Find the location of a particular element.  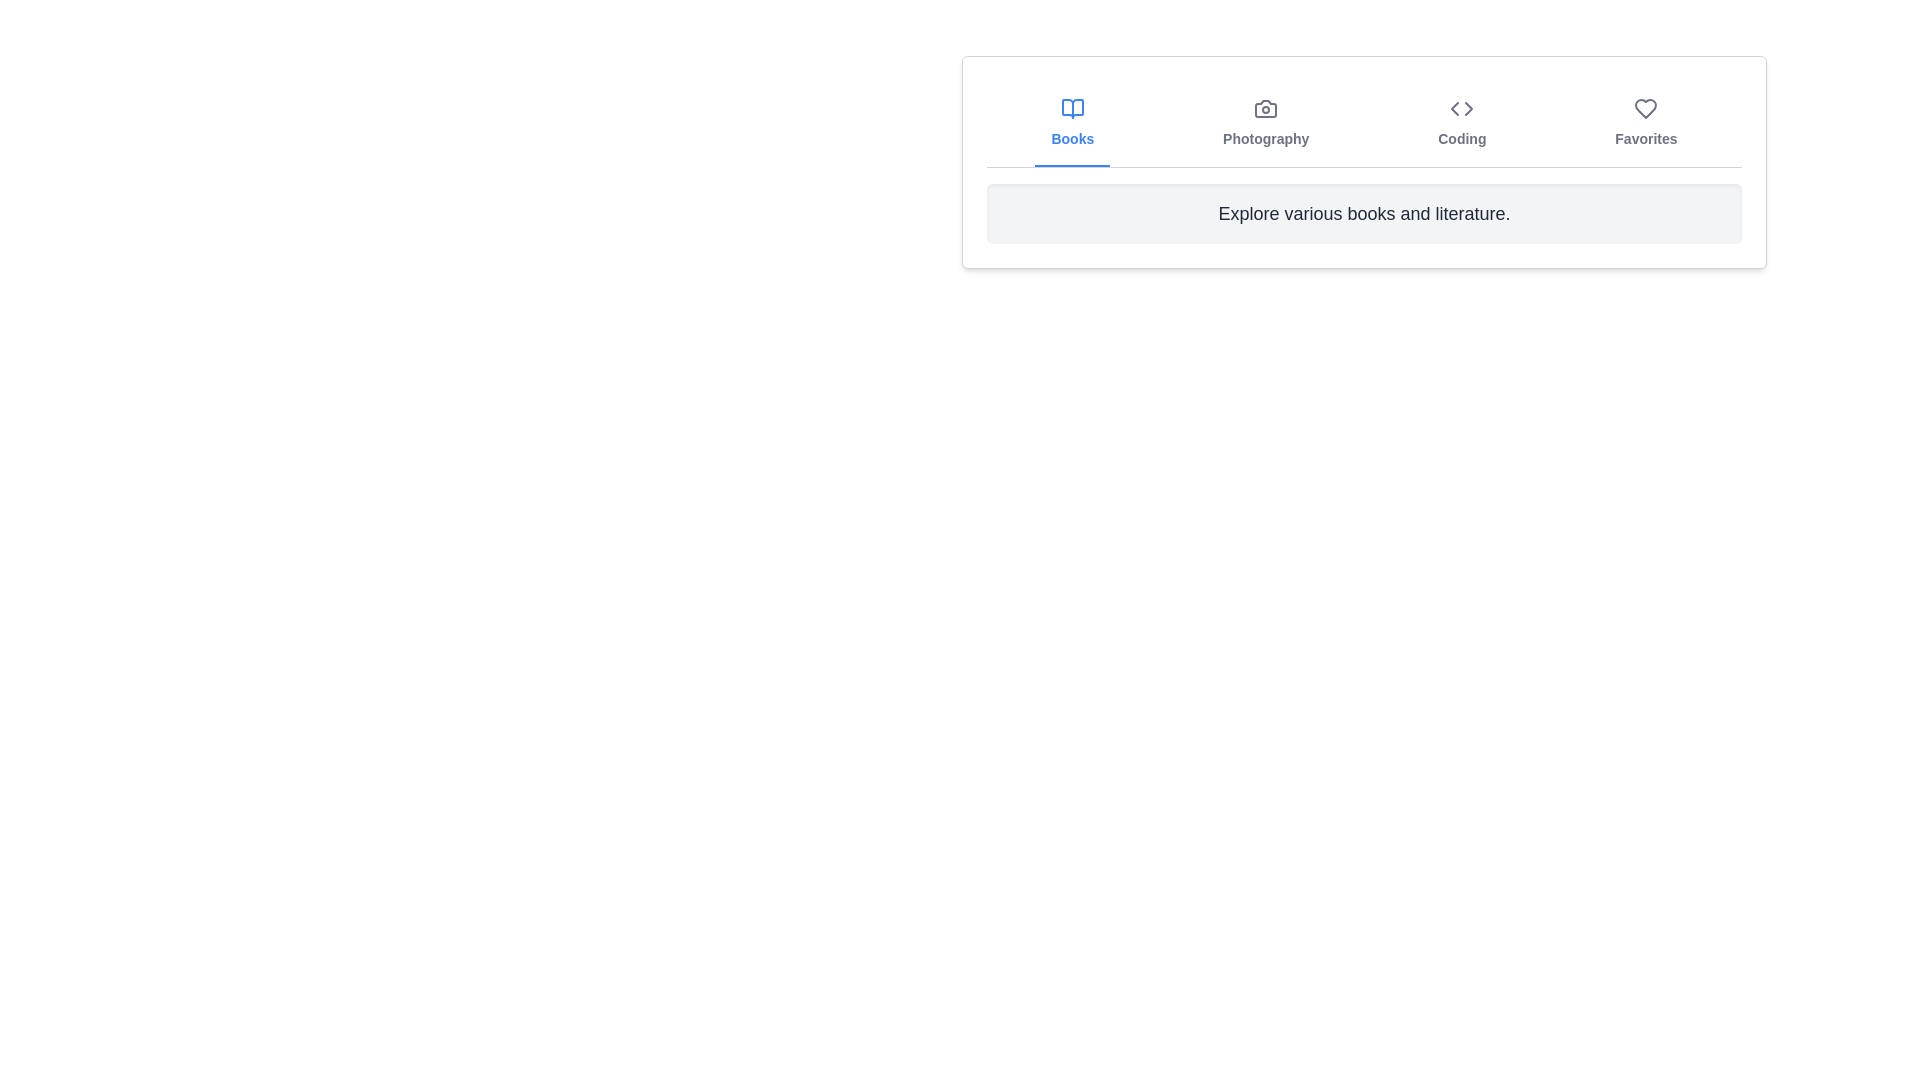

the tab in the category selector and information panel located at the center of the bounding box to switch category is located at coordinates (1363, 161).